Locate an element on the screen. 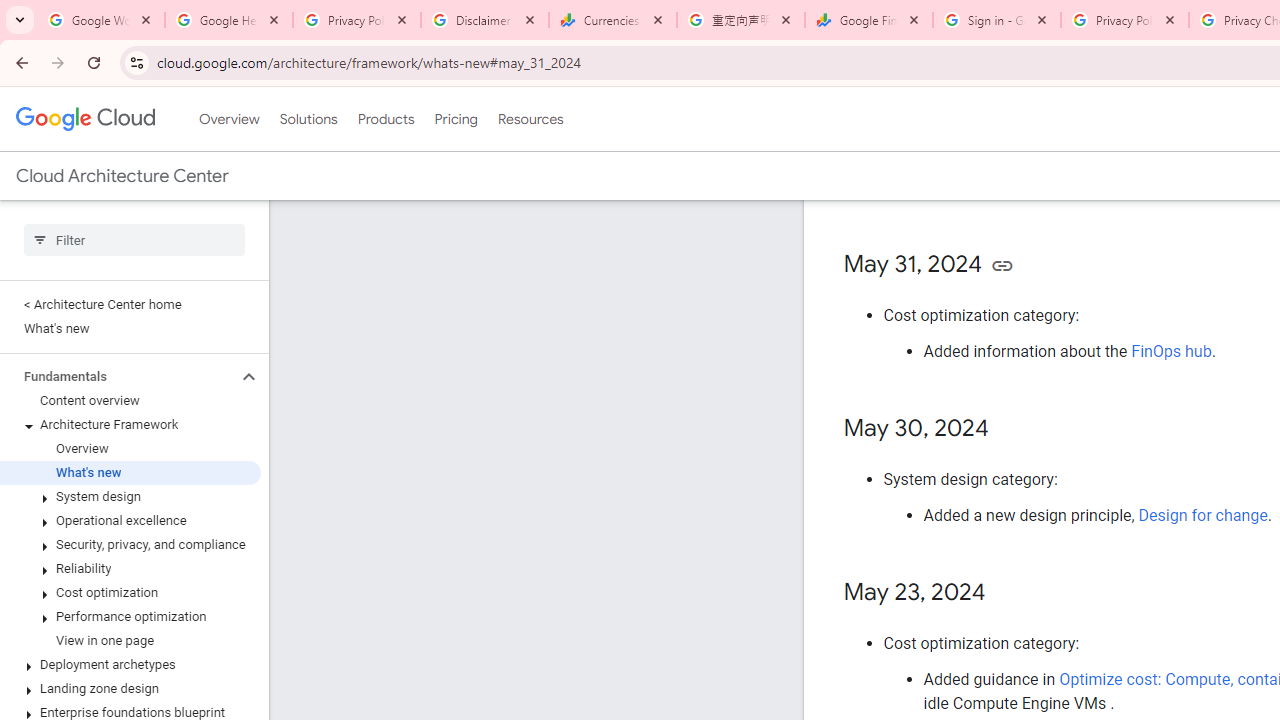 The width and height of the screenshot is (1280, 720). 'Design for change' is located at coordinates (1202, 514).